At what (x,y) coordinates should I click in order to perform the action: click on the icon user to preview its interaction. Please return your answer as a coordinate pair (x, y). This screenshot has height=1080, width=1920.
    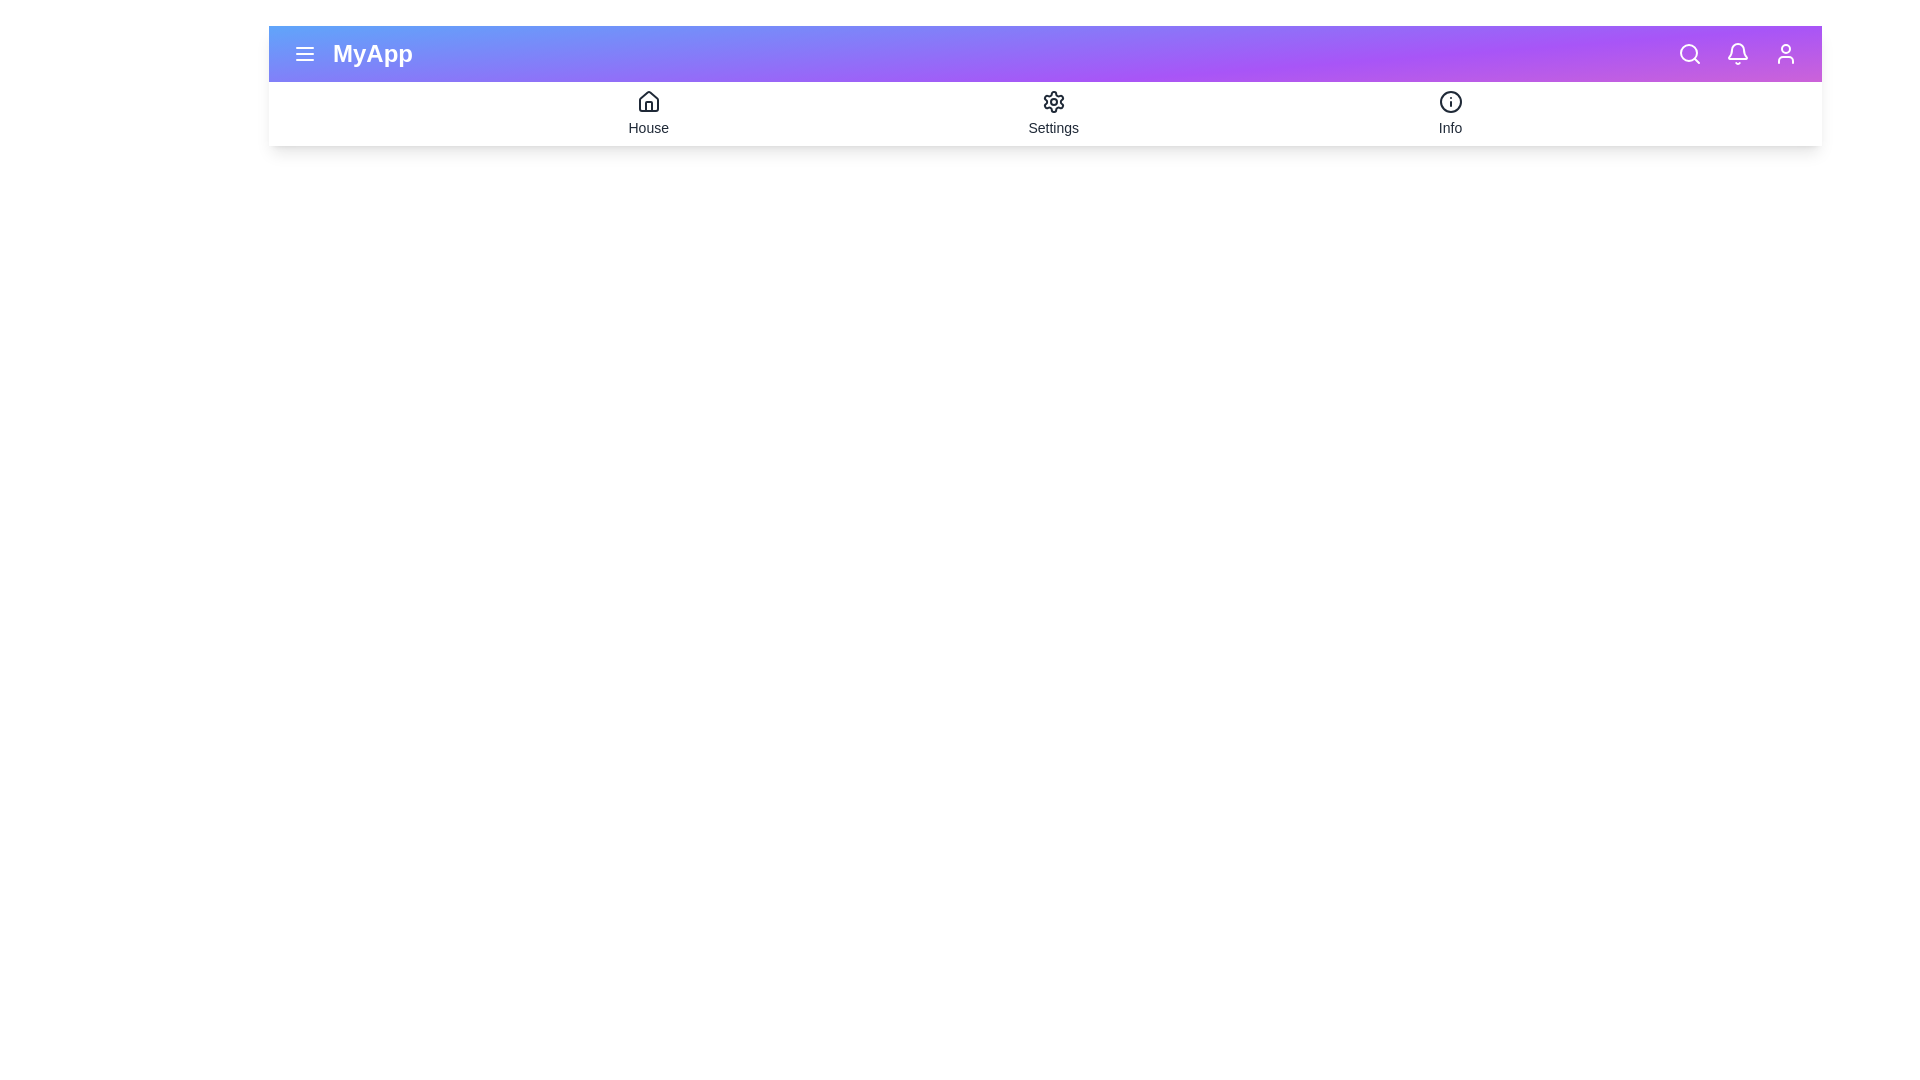
    Looking at the image, I should click on (1785, 53).